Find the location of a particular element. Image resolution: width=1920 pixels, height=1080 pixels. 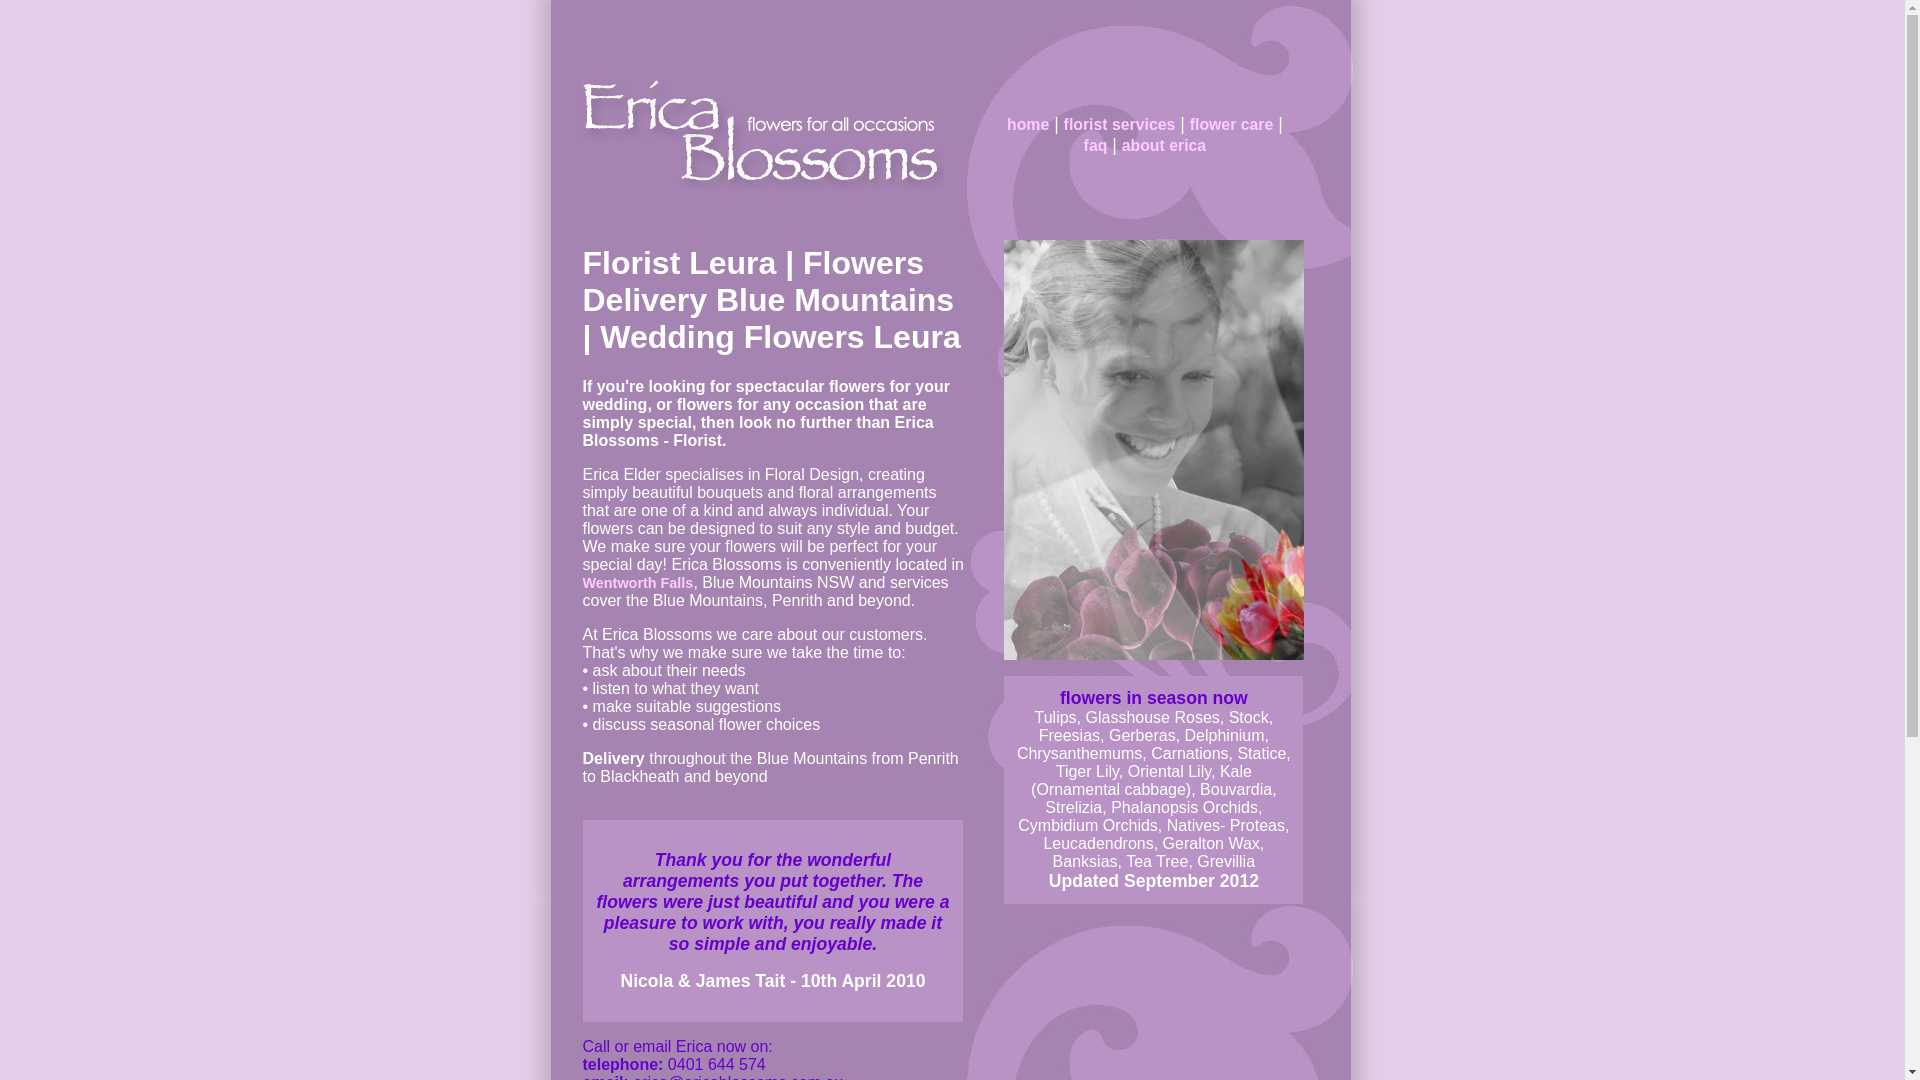

'home' is located at coordinates (1027, 124).